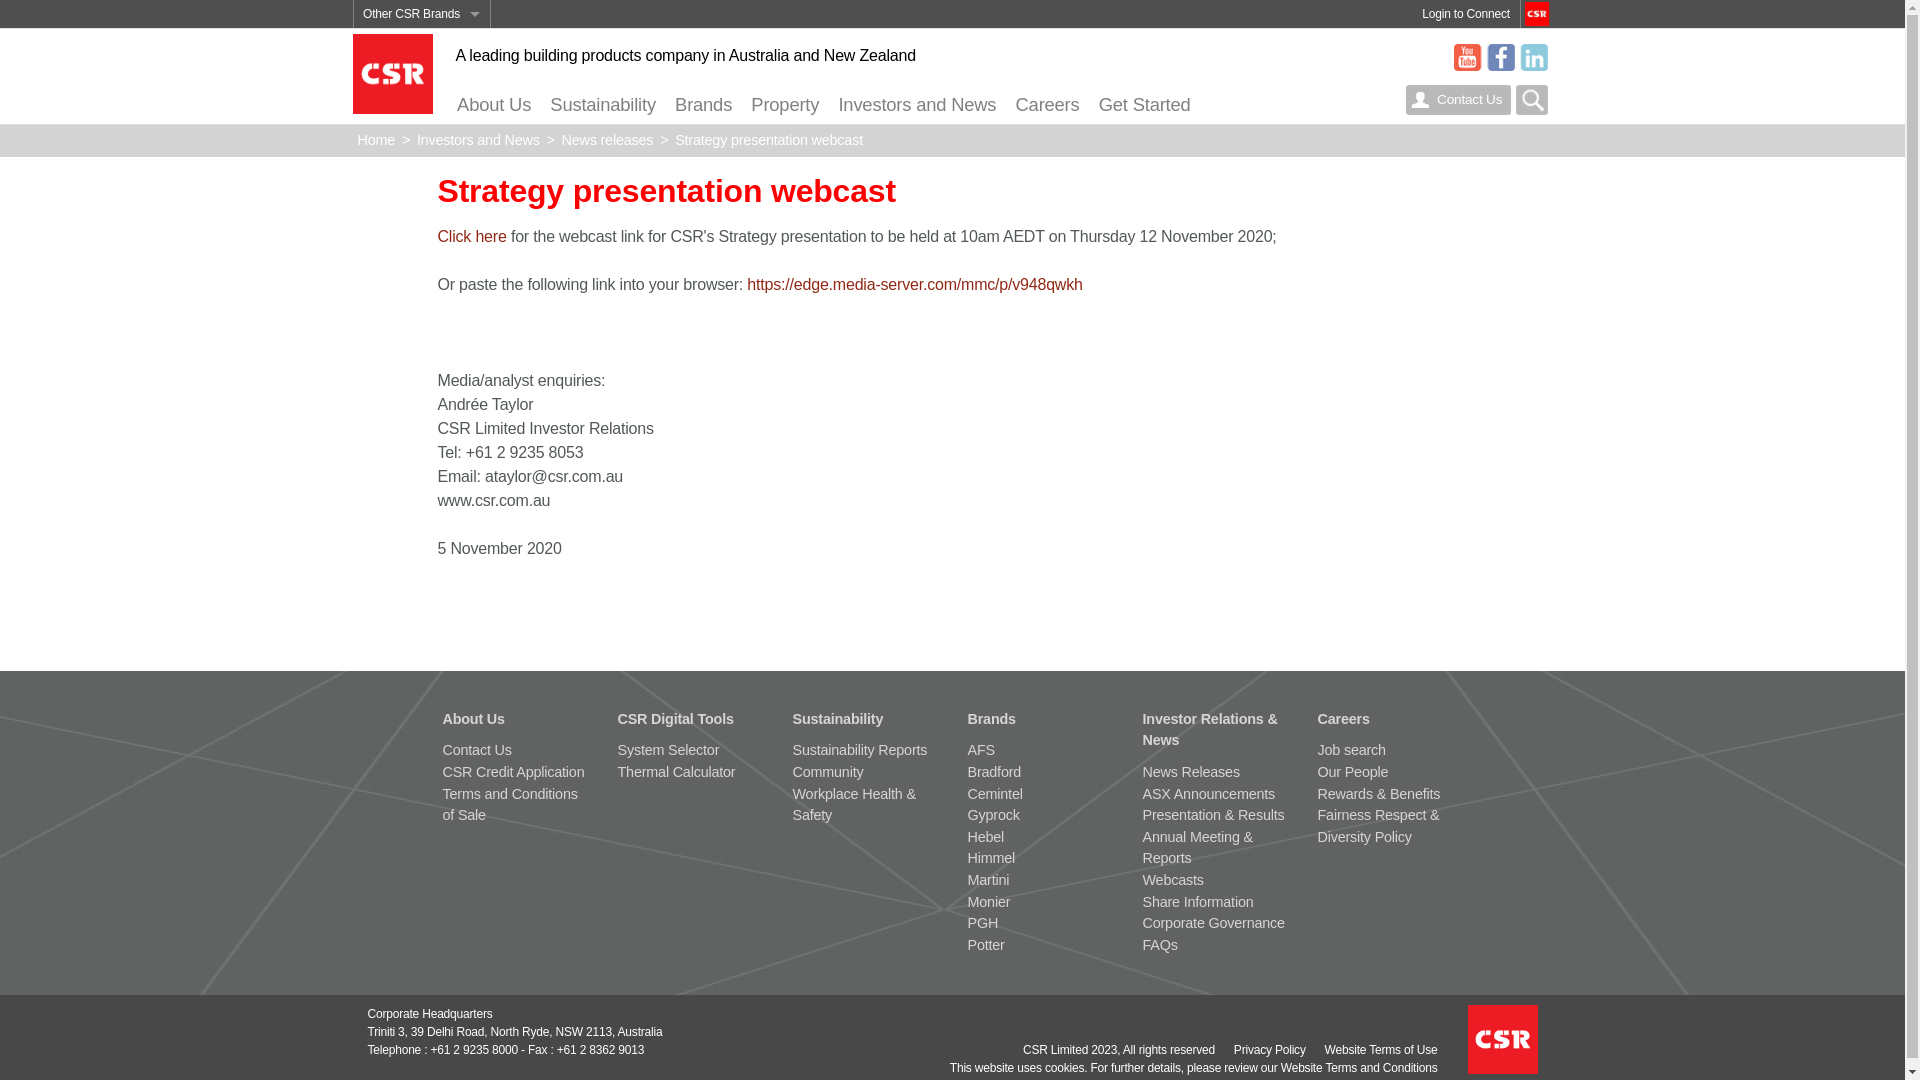  Describe the element at coordinates (1466, 14) in the screenshot. I see `'Login to Connect'` at that location.